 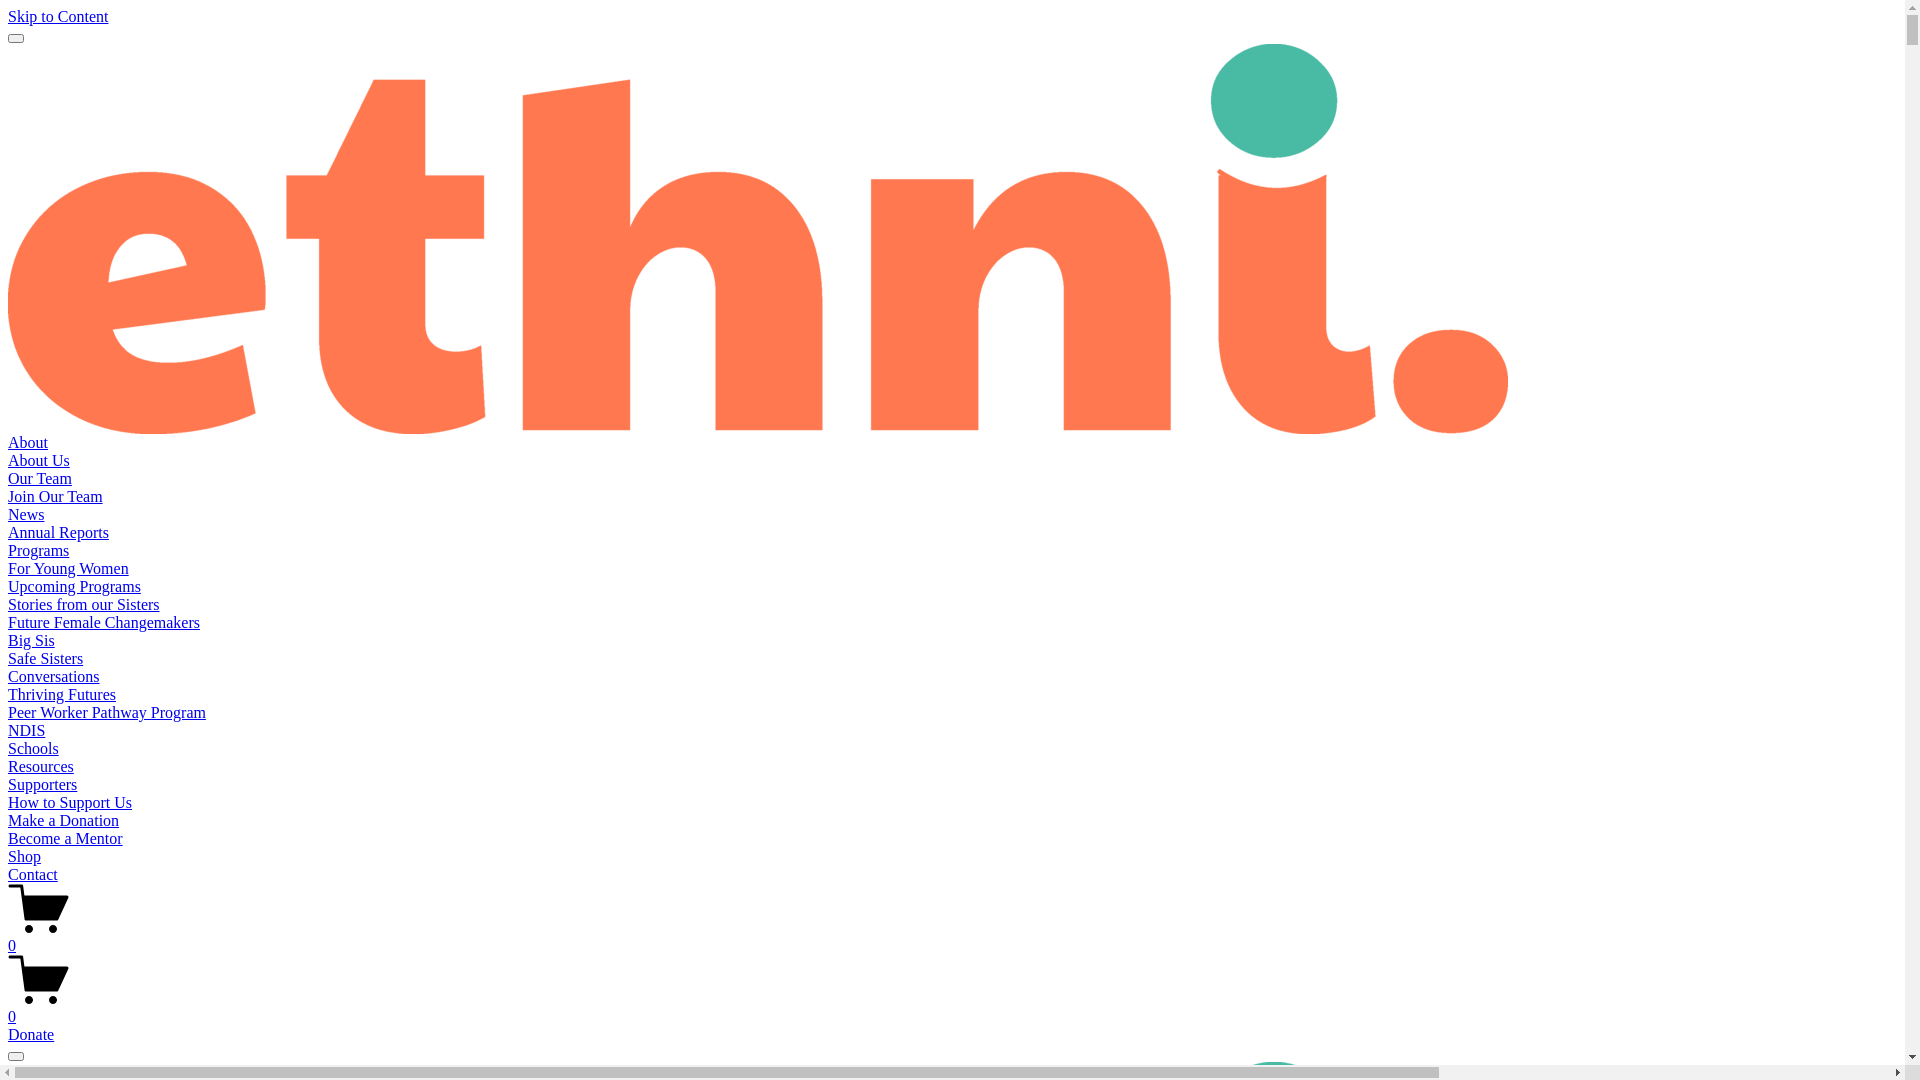 I want to click on 'Conversations', so click(x=53, y=675).